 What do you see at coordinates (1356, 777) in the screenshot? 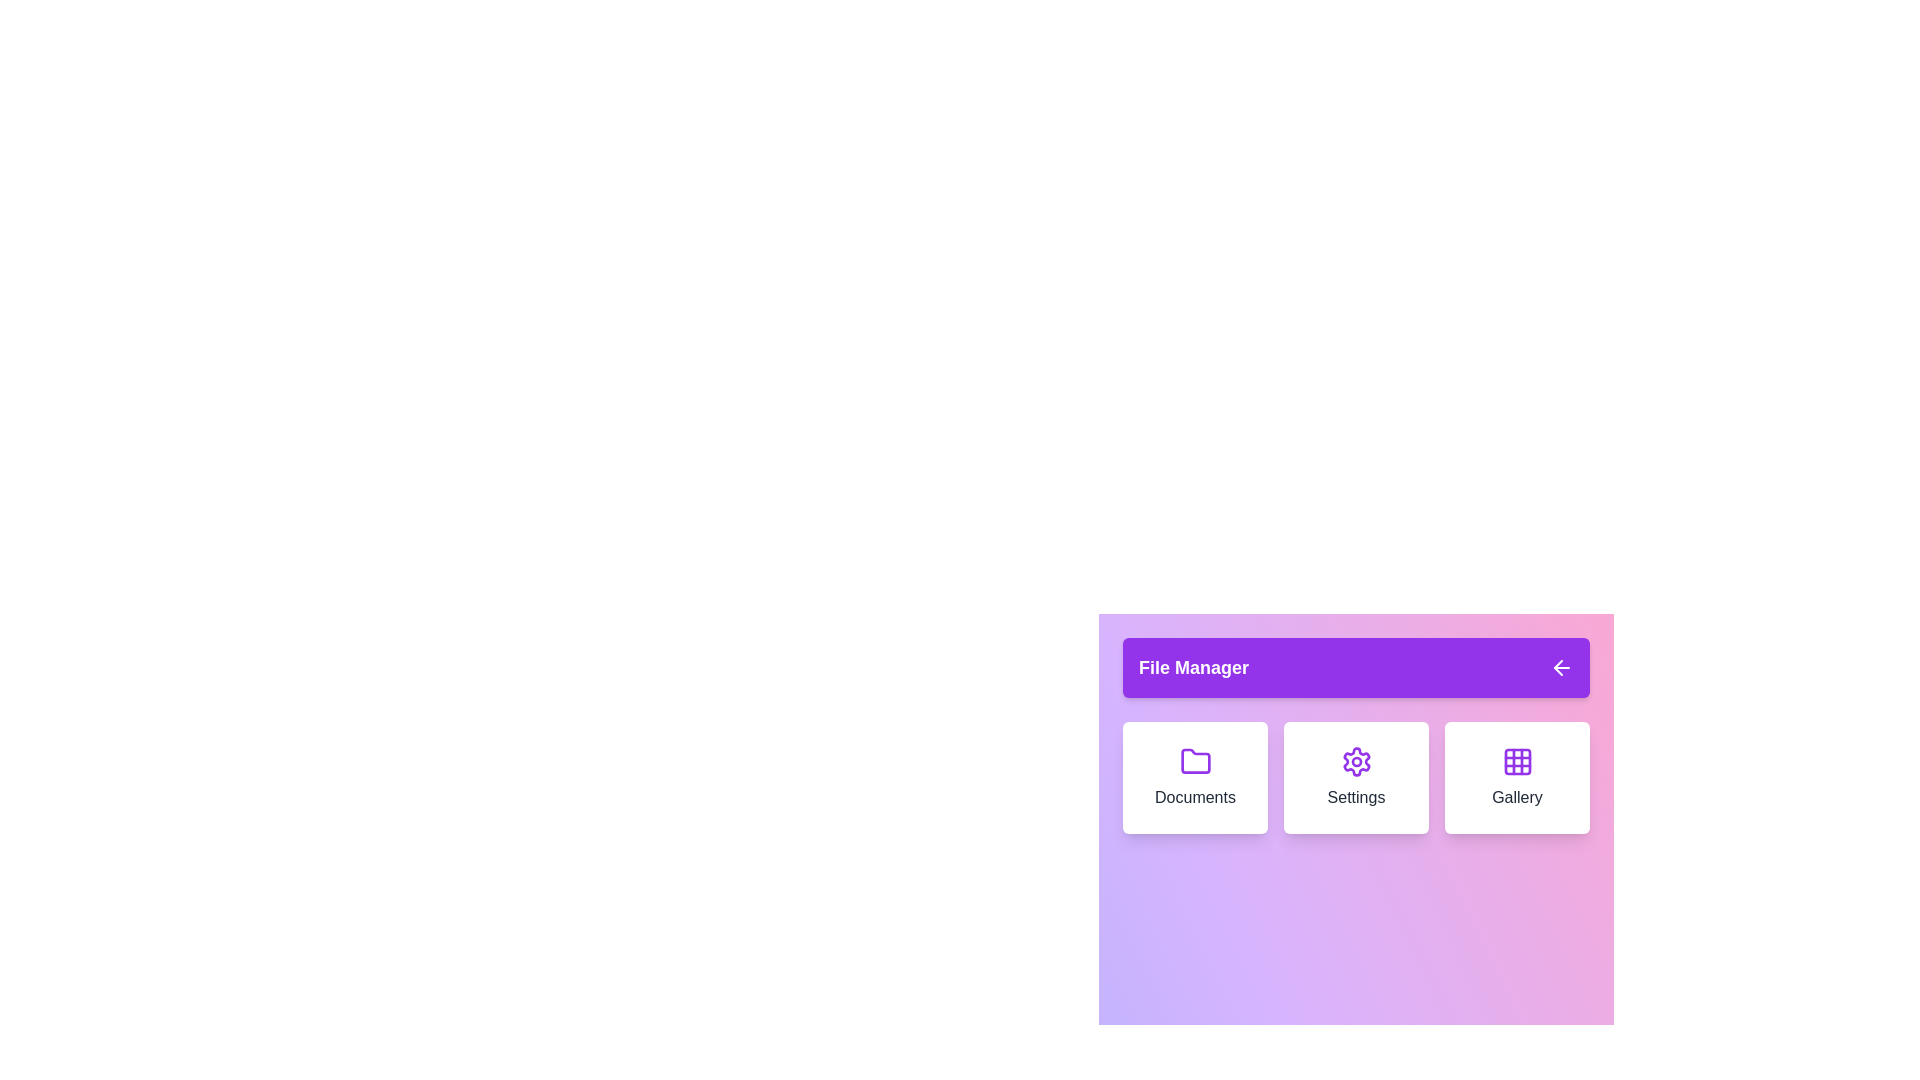
I see `the 'Settings' item in the FileManagerMenu` at bounding box center [1356, 777].